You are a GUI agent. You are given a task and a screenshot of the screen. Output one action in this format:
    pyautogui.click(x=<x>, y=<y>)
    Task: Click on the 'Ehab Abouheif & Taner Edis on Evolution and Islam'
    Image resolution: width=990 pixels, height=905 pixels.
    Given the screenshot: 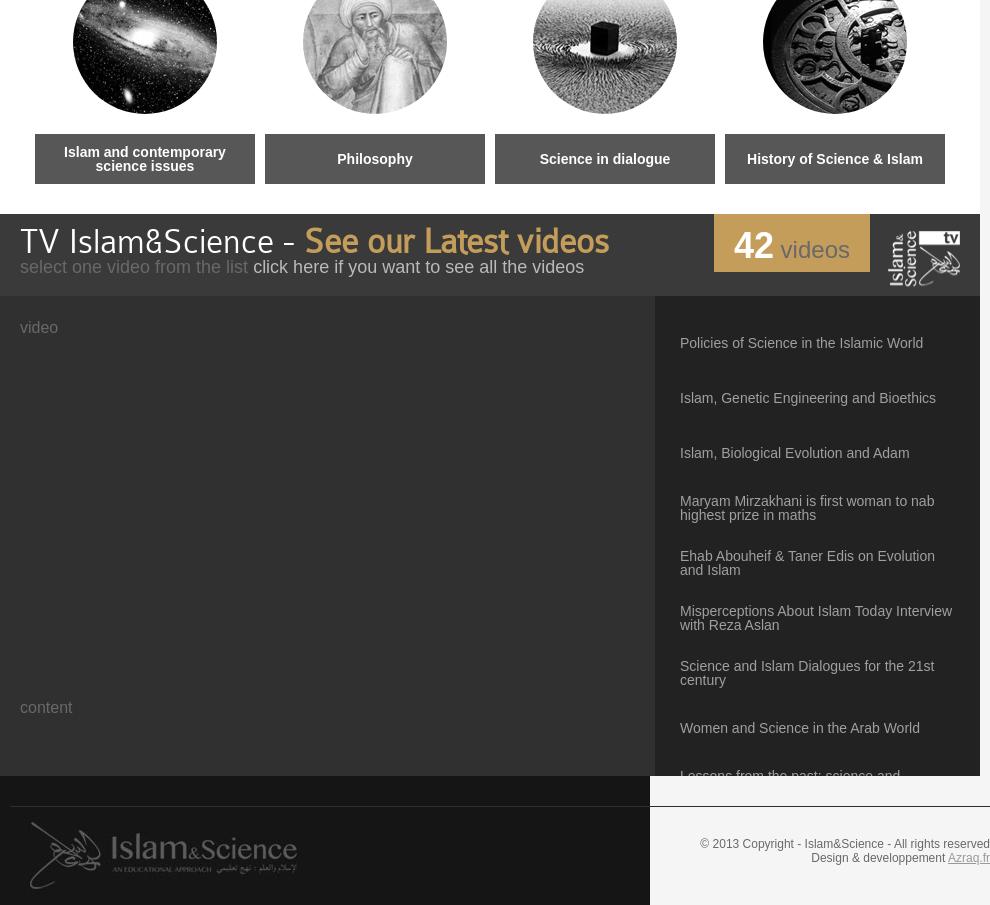 What is the action you would take?
    pyautogui.click(x=806, y=562)
    